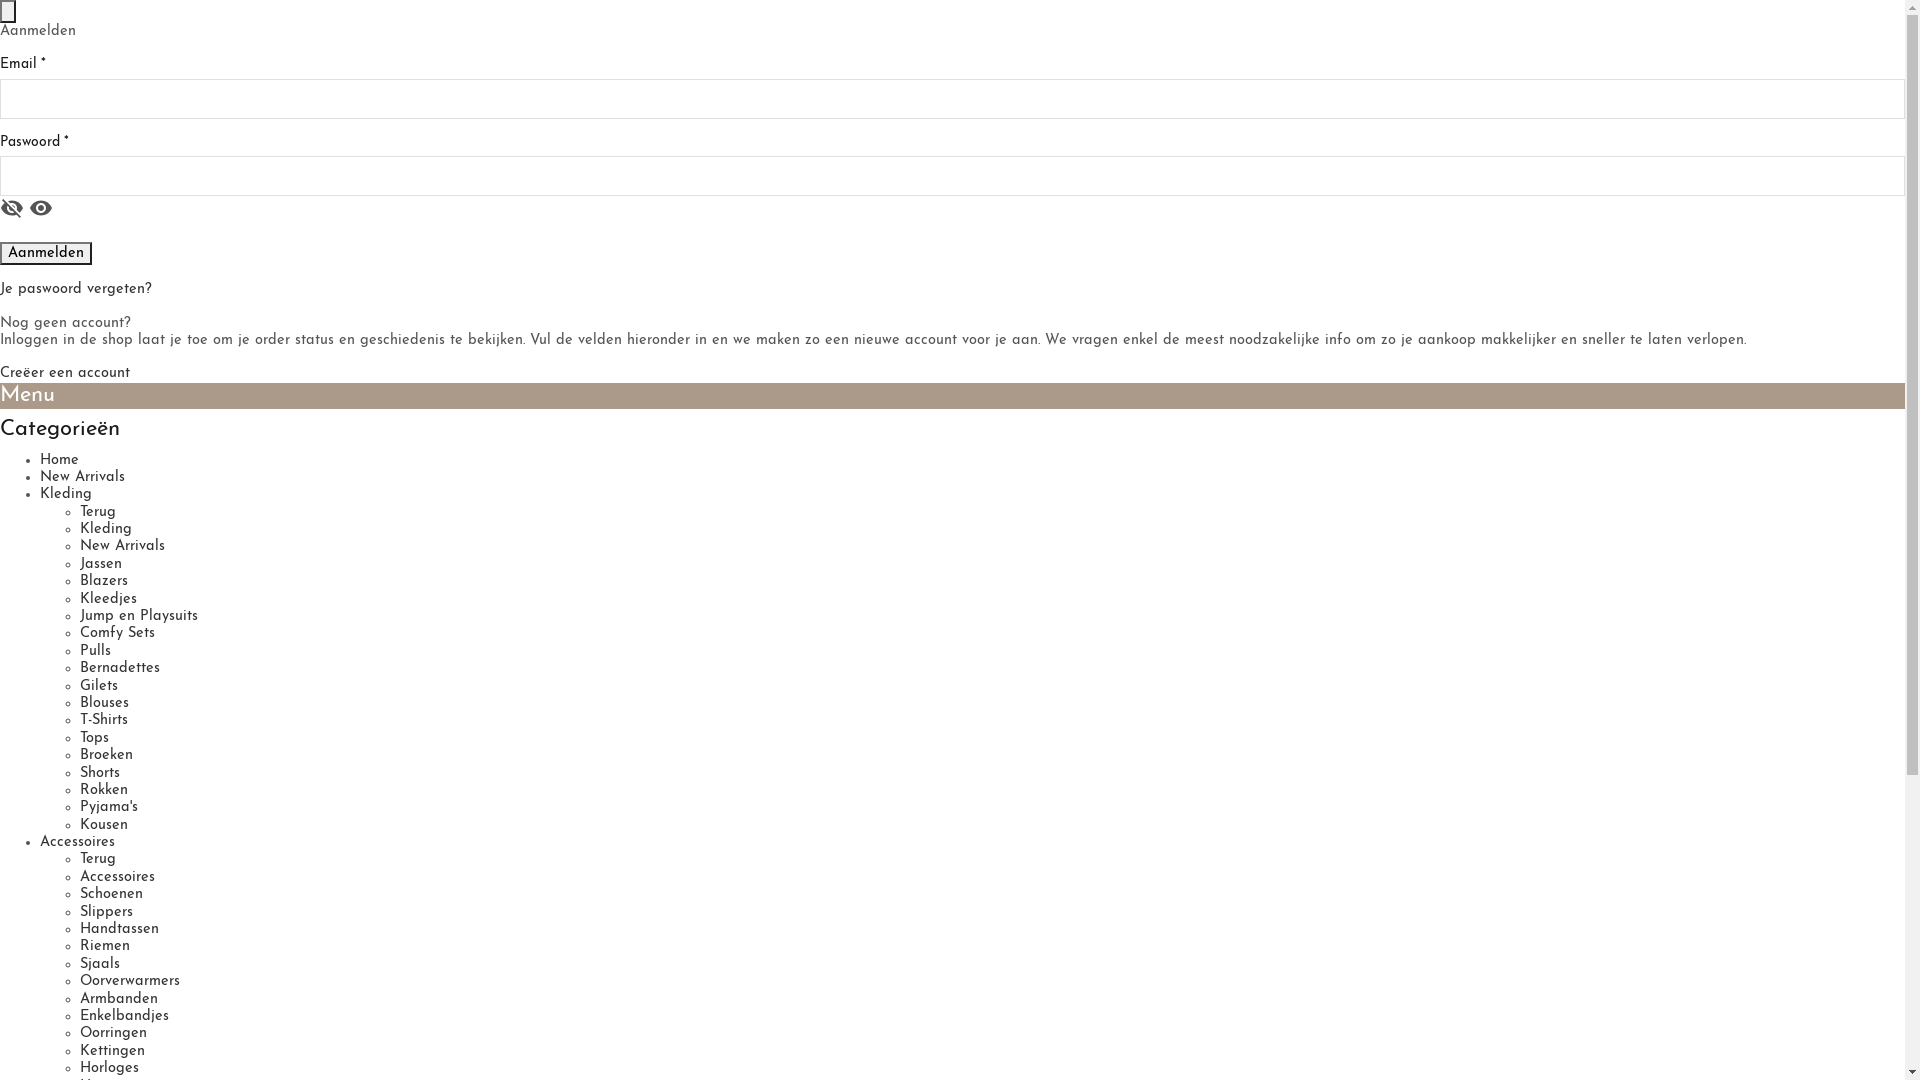 This screenshot has width=1920, height=1080. I want to click on 'Aanmelden', so click(46, 252).